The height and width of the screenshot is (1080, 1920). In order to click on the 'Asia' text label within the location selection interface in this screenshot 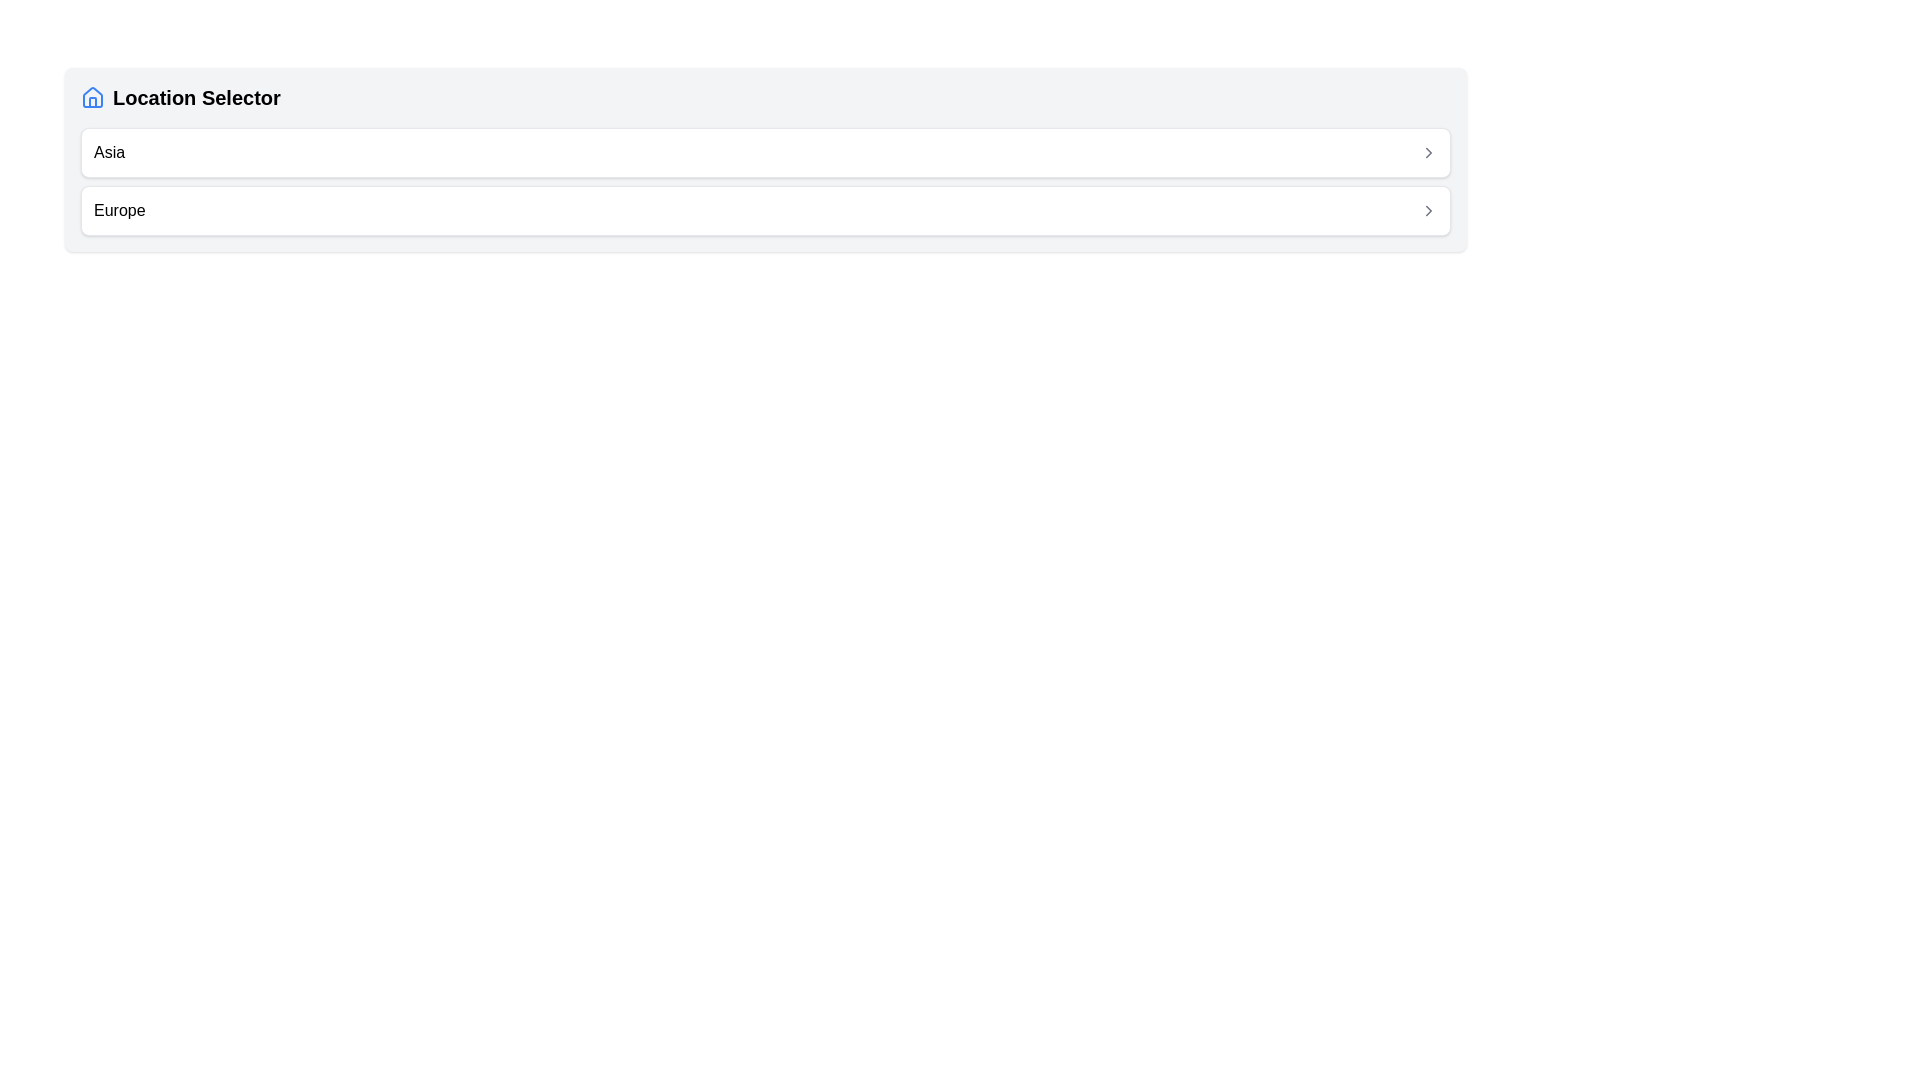, I will do `click(108, 152)`.